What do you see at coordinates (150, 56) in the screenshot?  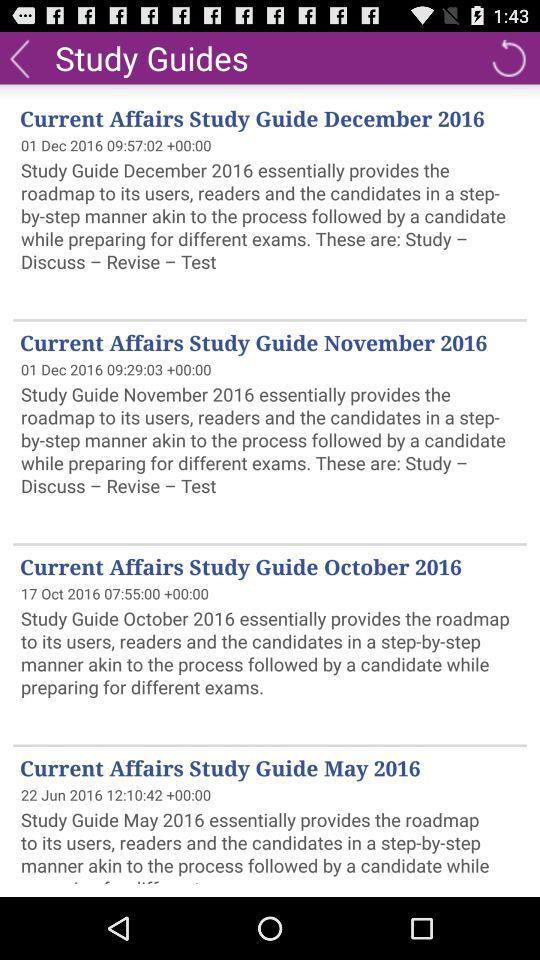 I see `study guides icon` at bounding box center [150, 56].